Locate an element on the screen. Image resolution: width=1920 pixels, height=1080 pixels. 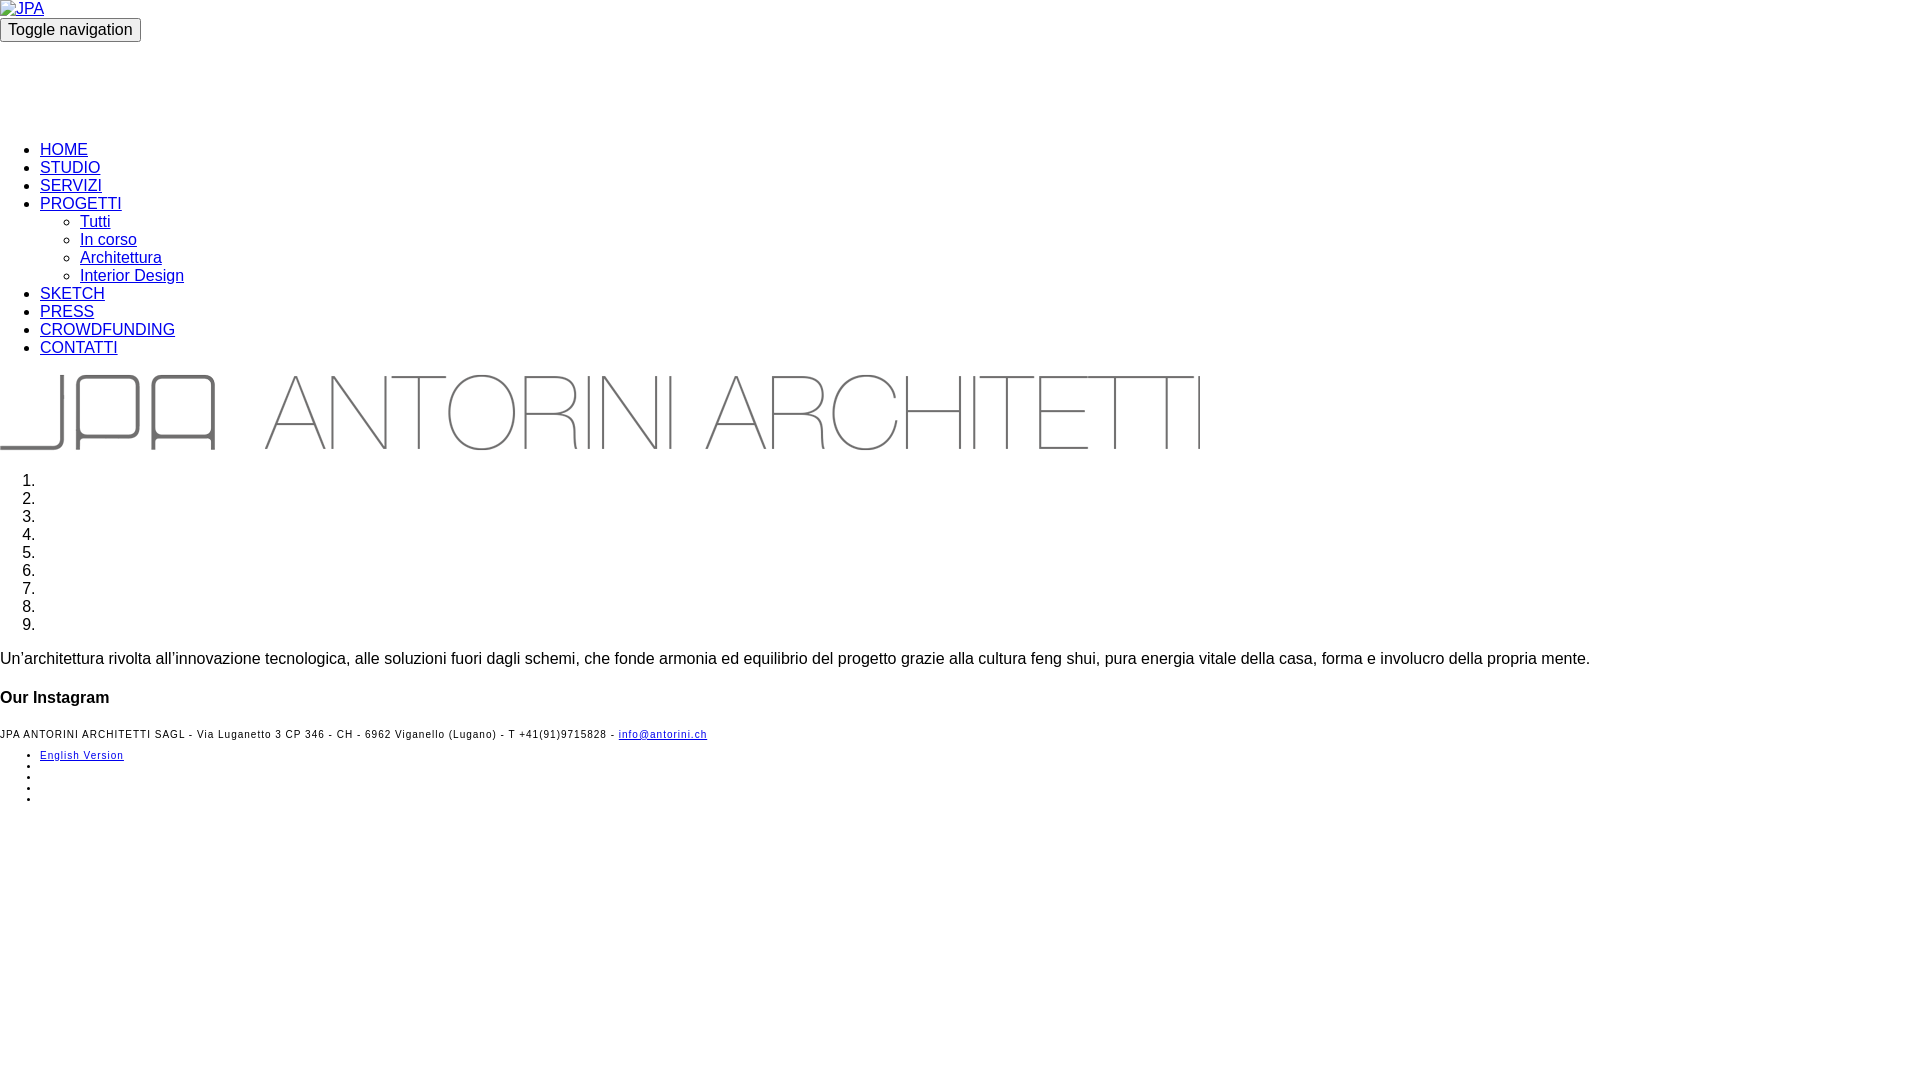
'JPA' is located at coordinates (22, 8).